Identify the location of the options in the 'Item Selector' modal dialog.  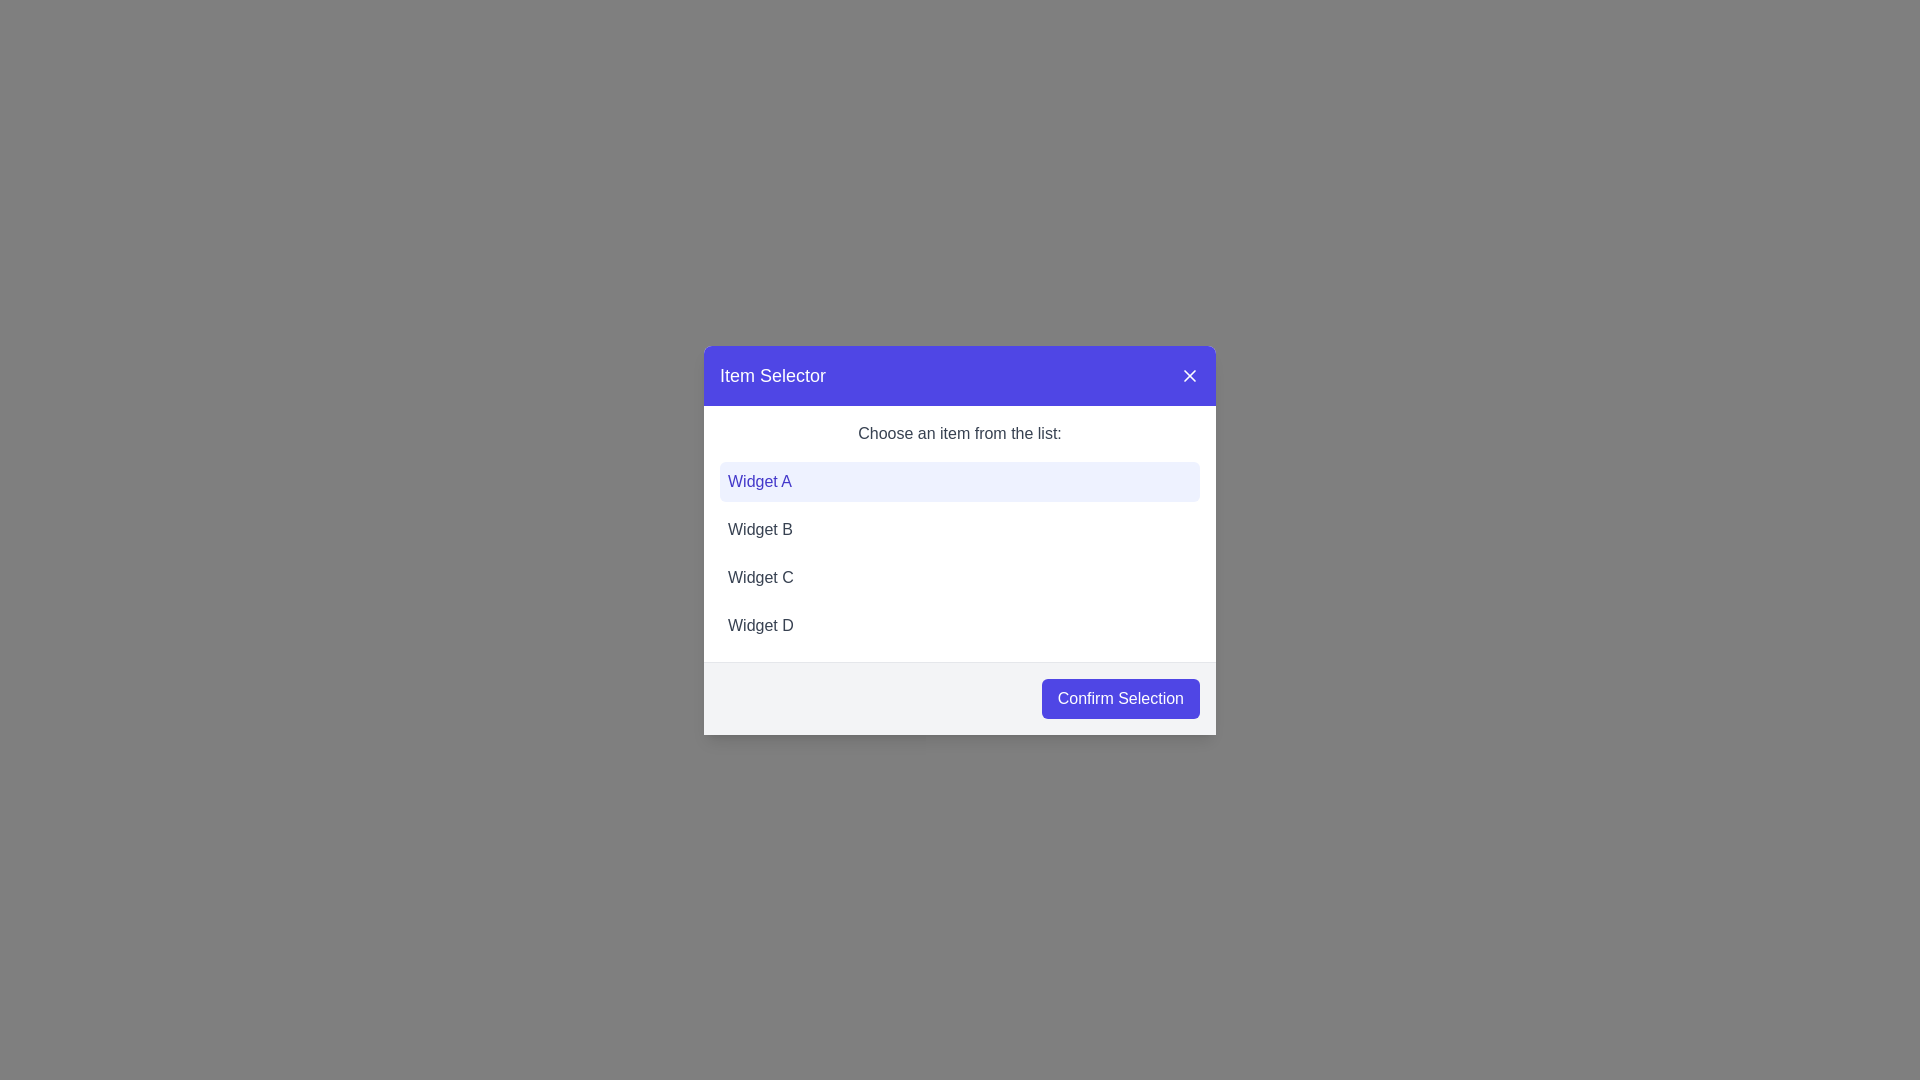
(960, 540).